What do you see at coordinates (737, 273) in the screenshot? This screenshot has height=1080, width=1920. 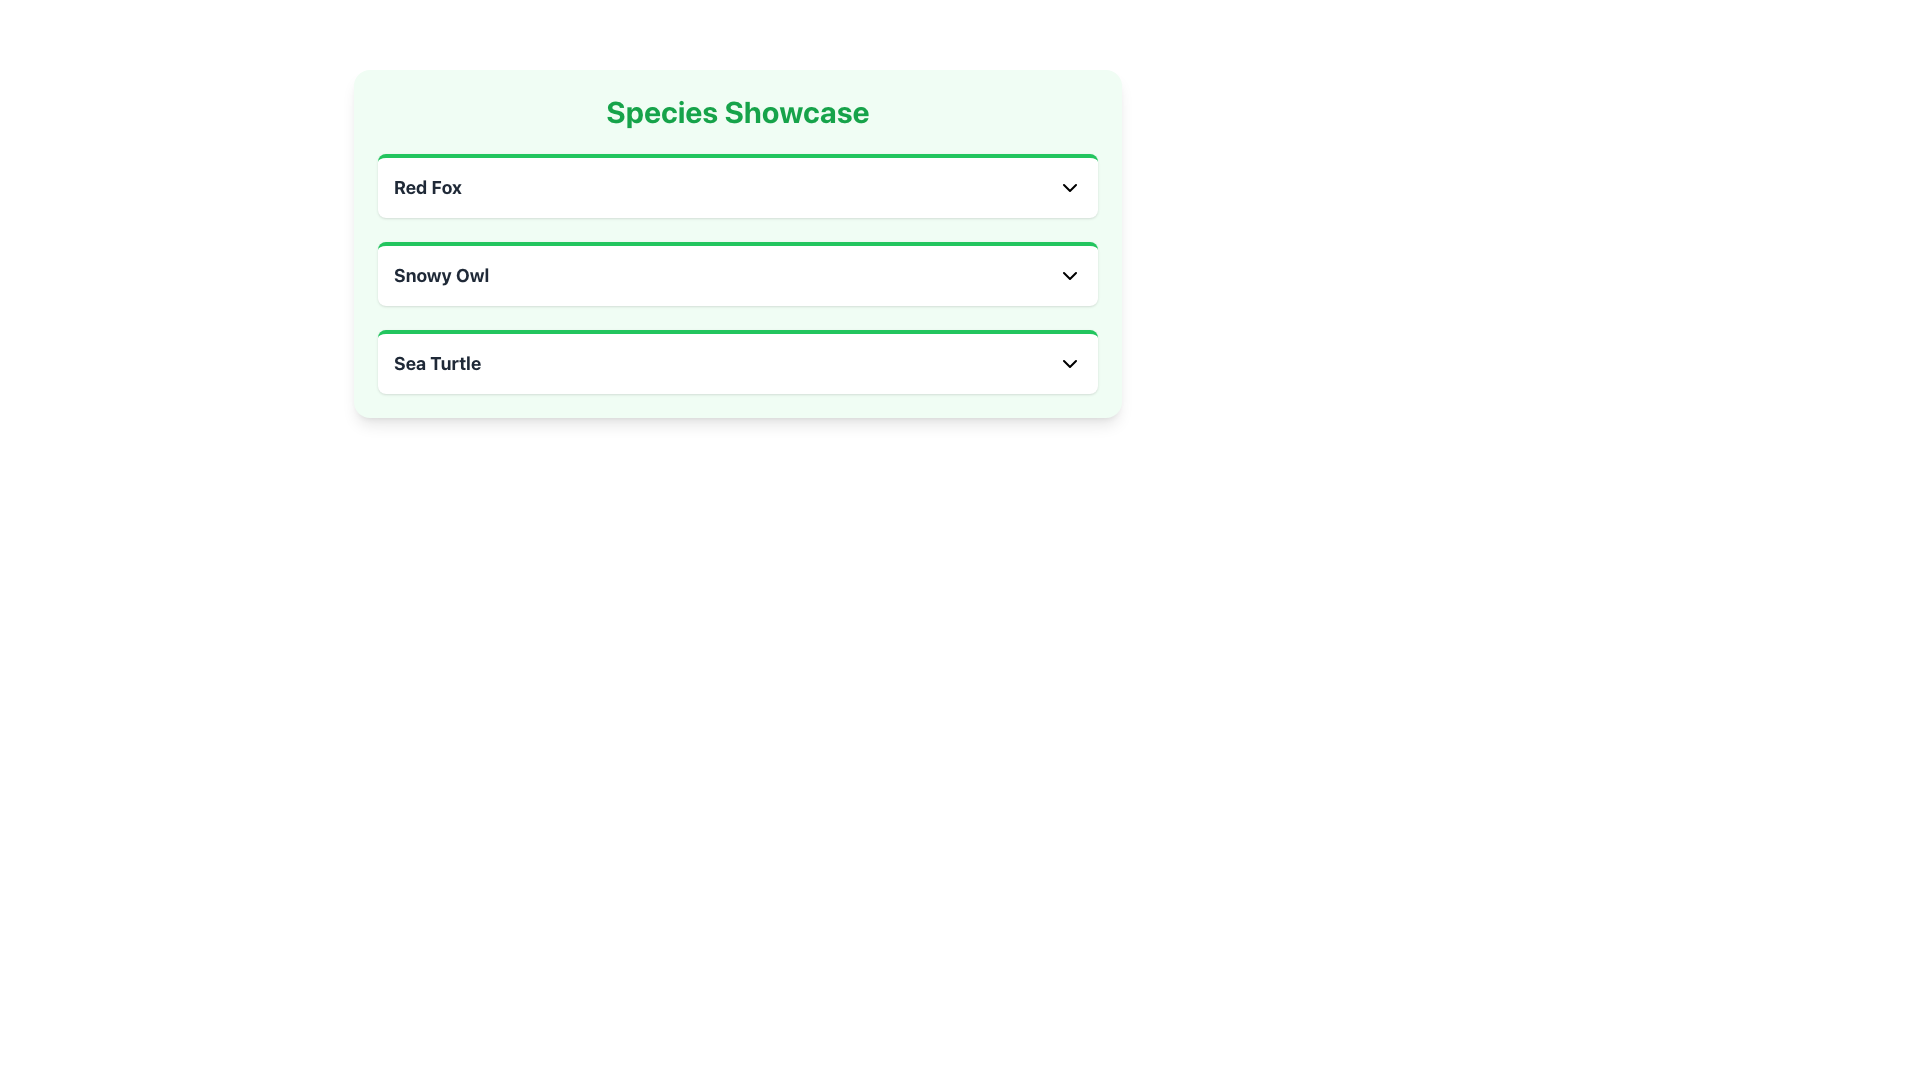 I see `the 'Snowy Owl' interactive card located in the center of the 'Species Showcase' box for further interaction` at bounding box center [737, 273].